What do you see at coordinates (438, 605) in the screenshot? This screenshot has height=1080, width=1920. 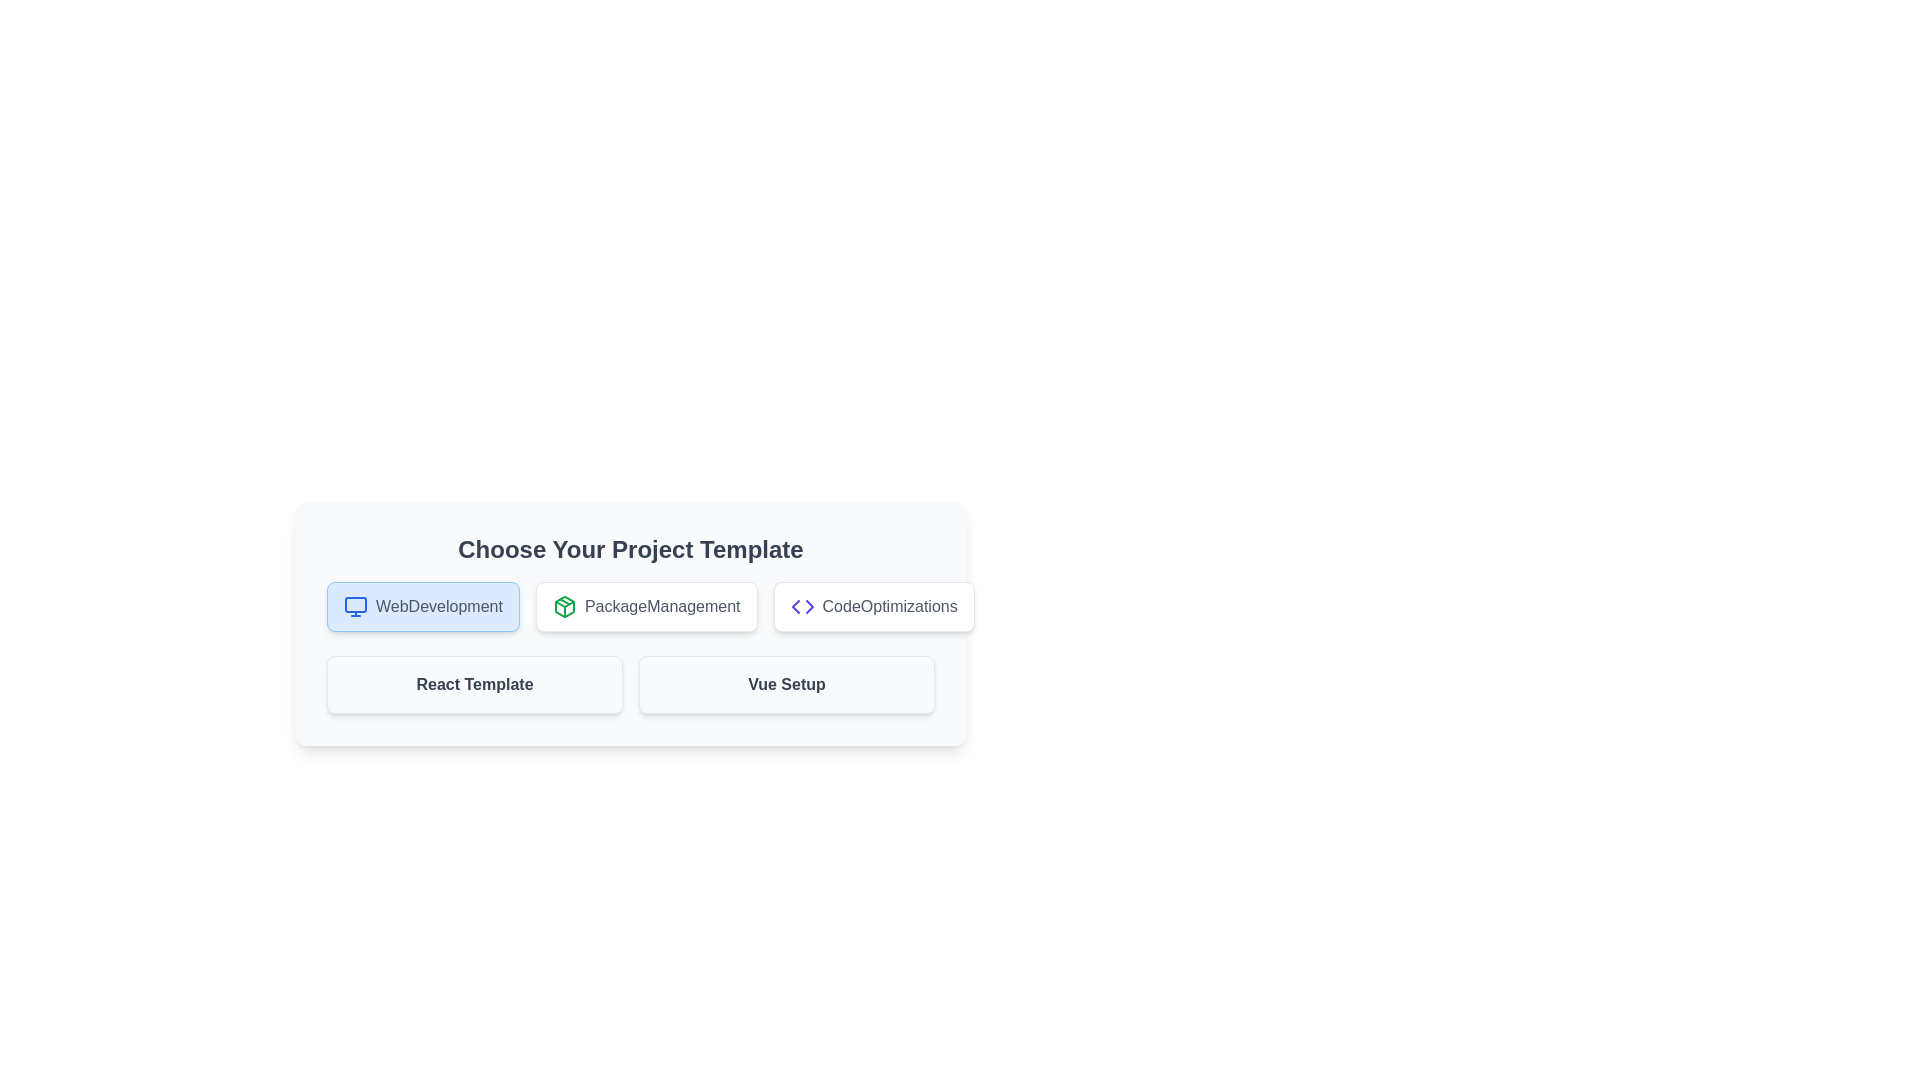 I see `the text label displaying 'WebDevelopment' which is styled as part of a button structure and located next to a computer monitor icon` at bounding box center [438, 605].